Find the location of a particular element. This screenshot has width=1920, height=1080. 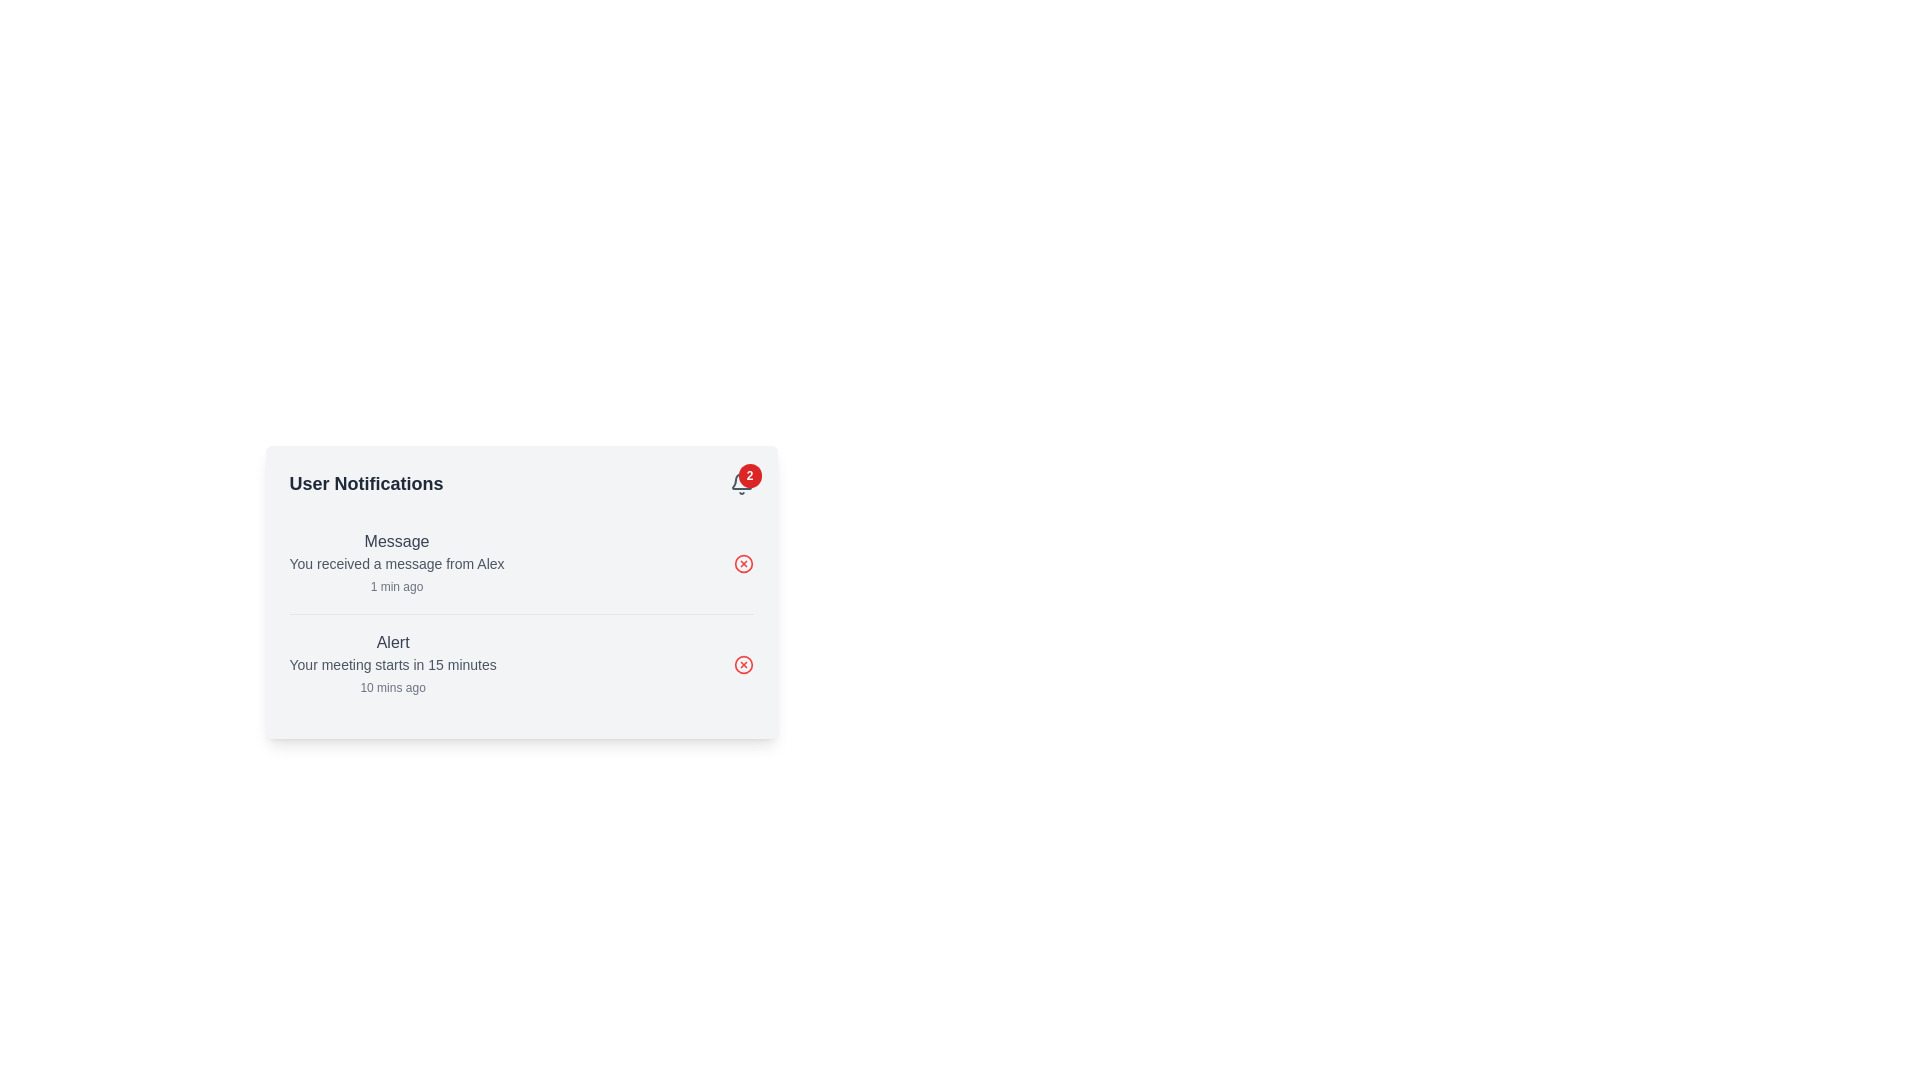

the Notification card that informs the user about a recent message notification, which is the topmost card in the vertical list of notifications below the 'User Notifications' header is located at coordinates (397, 563).